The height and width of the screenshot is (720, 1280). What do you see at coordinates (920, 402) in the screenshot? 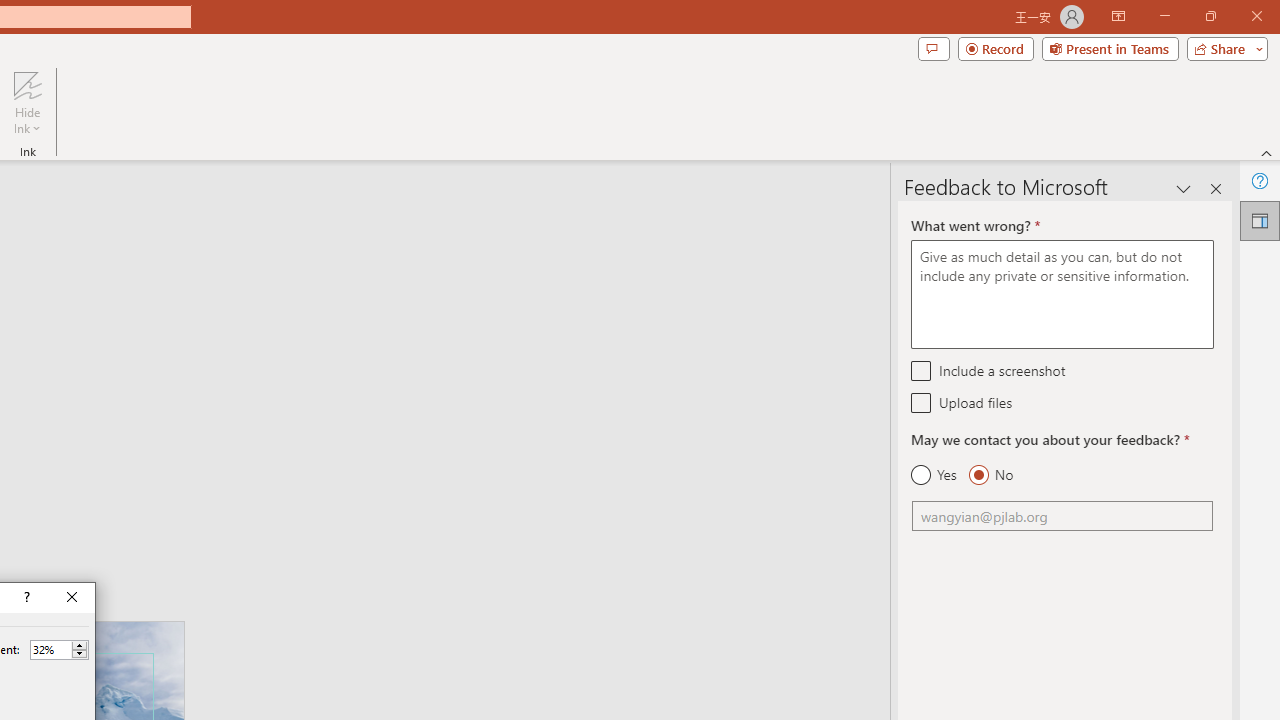
I see `'Upload files'` at bounding box center [920, 402].